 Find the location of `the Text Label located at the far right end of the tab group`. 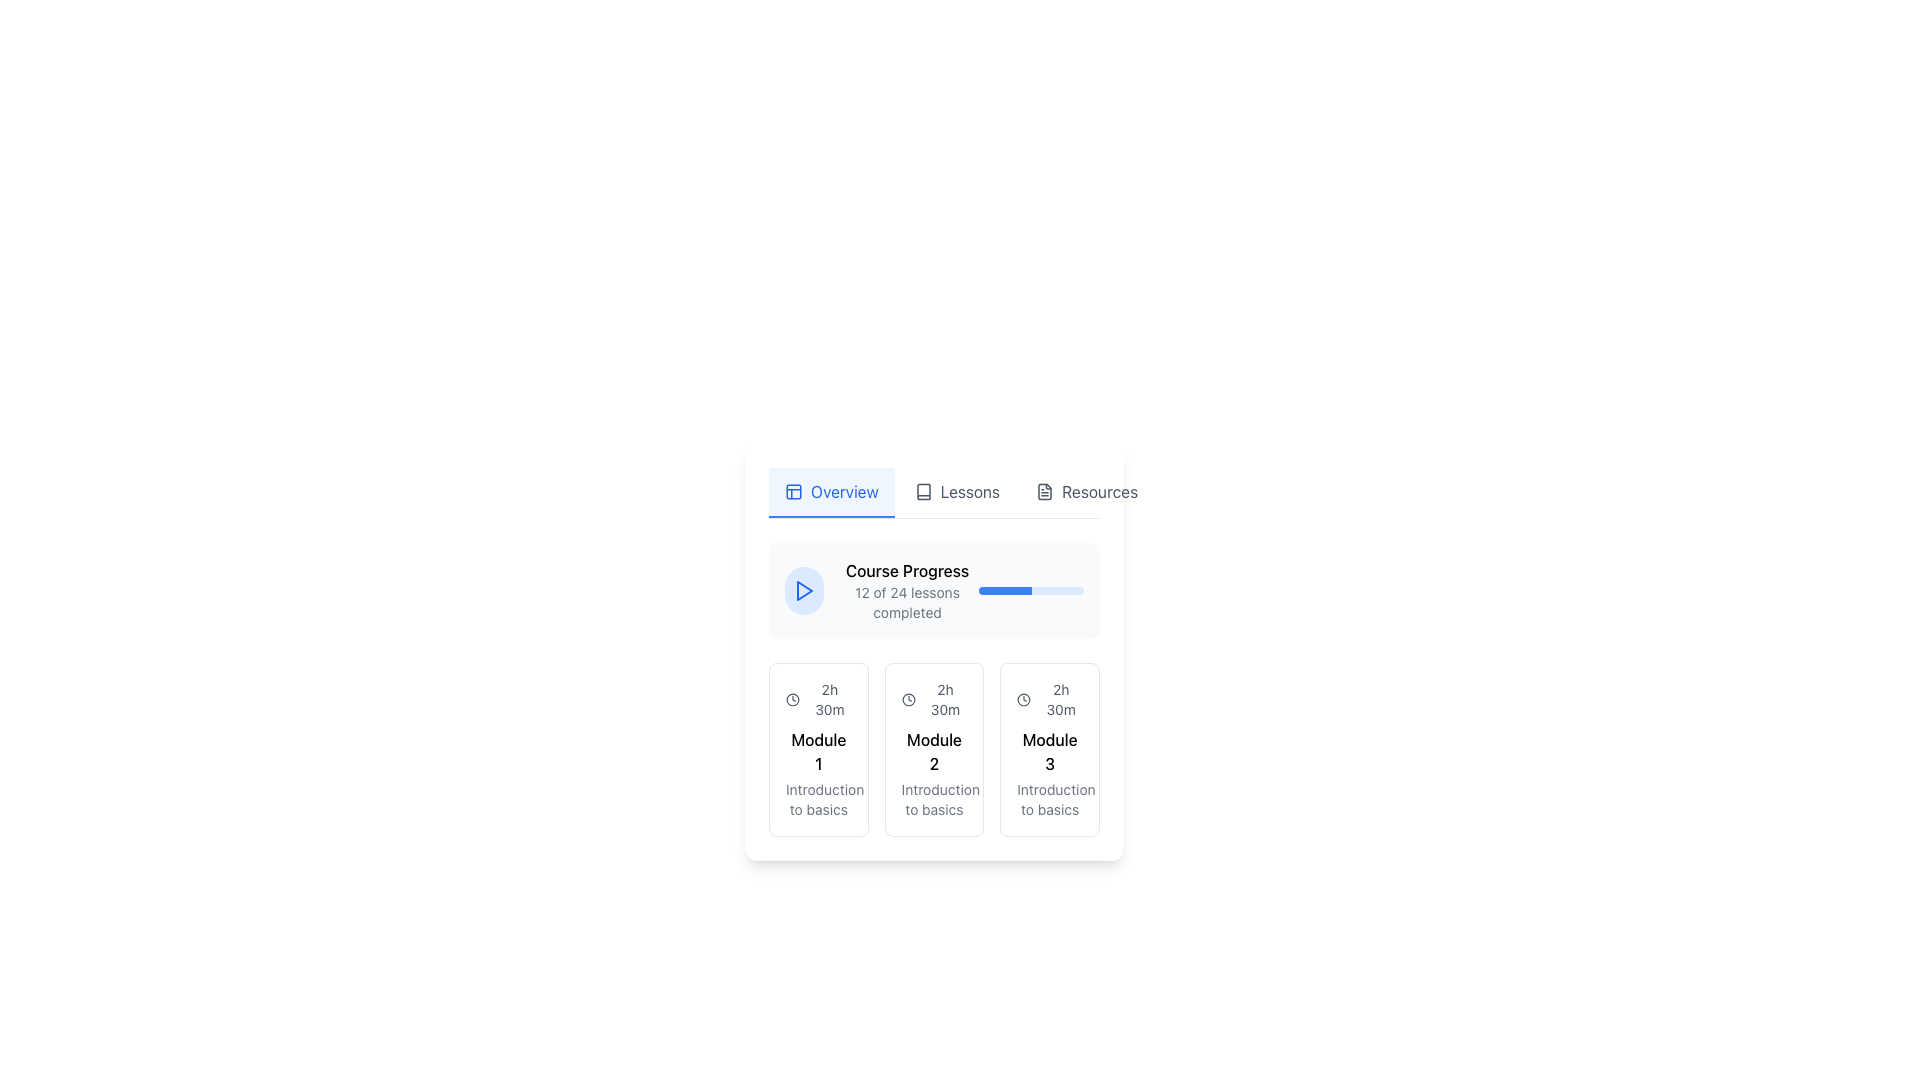

the Text Label located at the far right end of the tab group is located at coordinates (1099, 492).